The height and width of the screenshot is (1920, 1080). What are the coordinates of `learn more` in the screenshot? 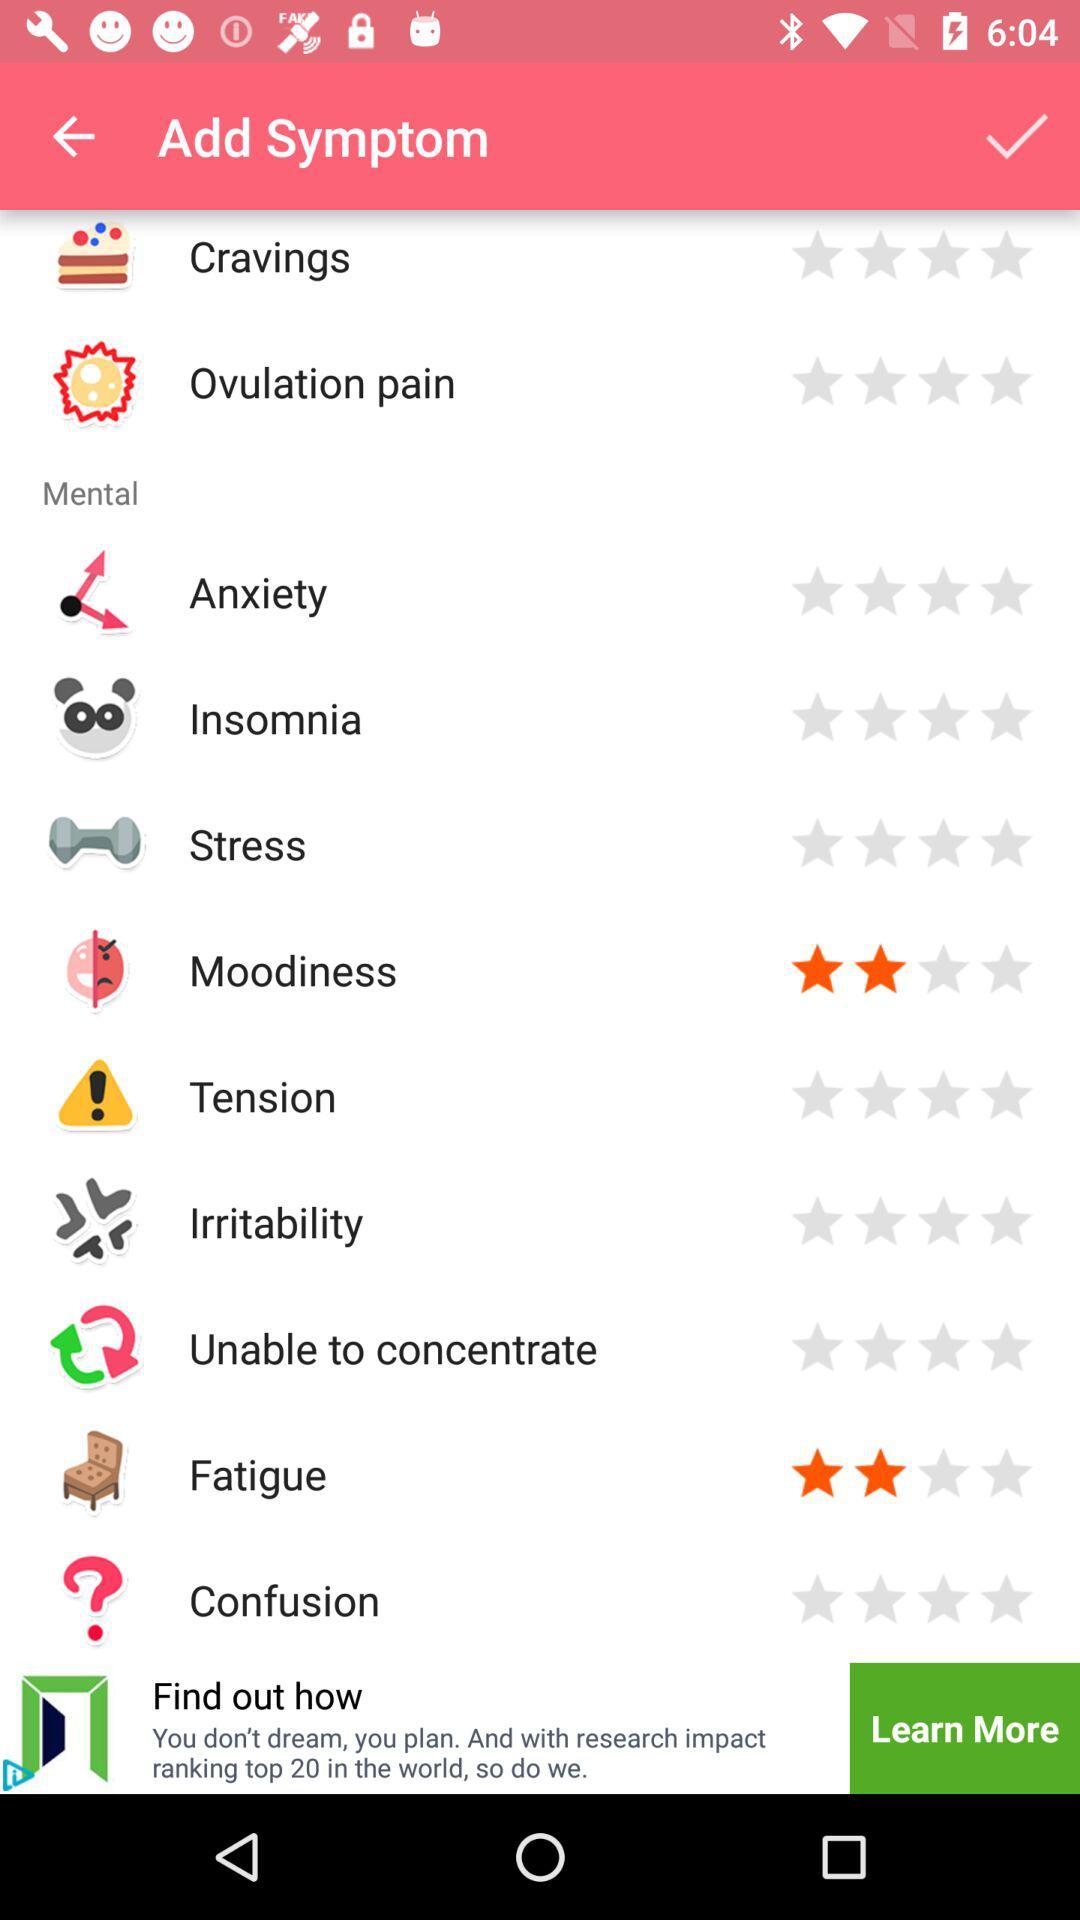 It's located at (963, 1727).